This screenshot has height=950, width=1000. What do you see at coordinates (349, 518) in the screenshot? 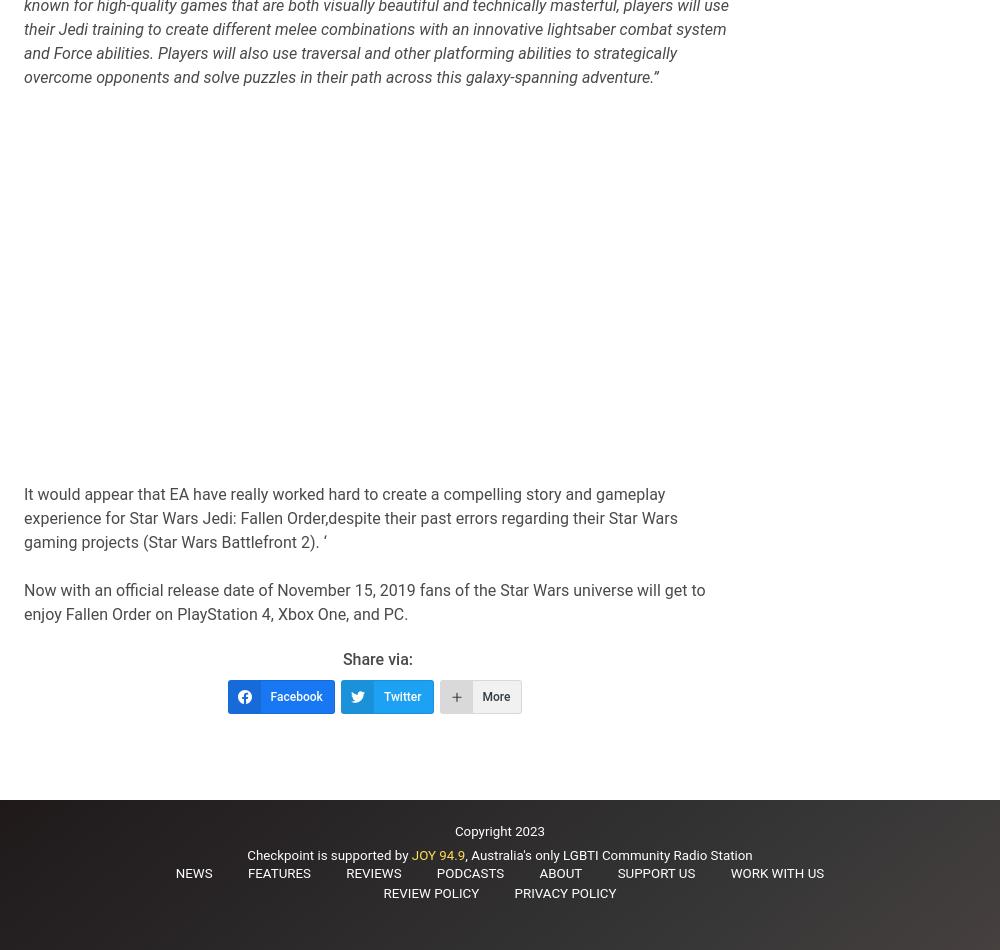
I see `'It would appear that EA have really worked hard to create a compelling story and gameplay experience for Star Wars Jedi: Fallen Order,despite their past errors regarding their Star Wars gaming projects (Star Wars Battlefront 2). ‘'` at bounding box center [349, 518].